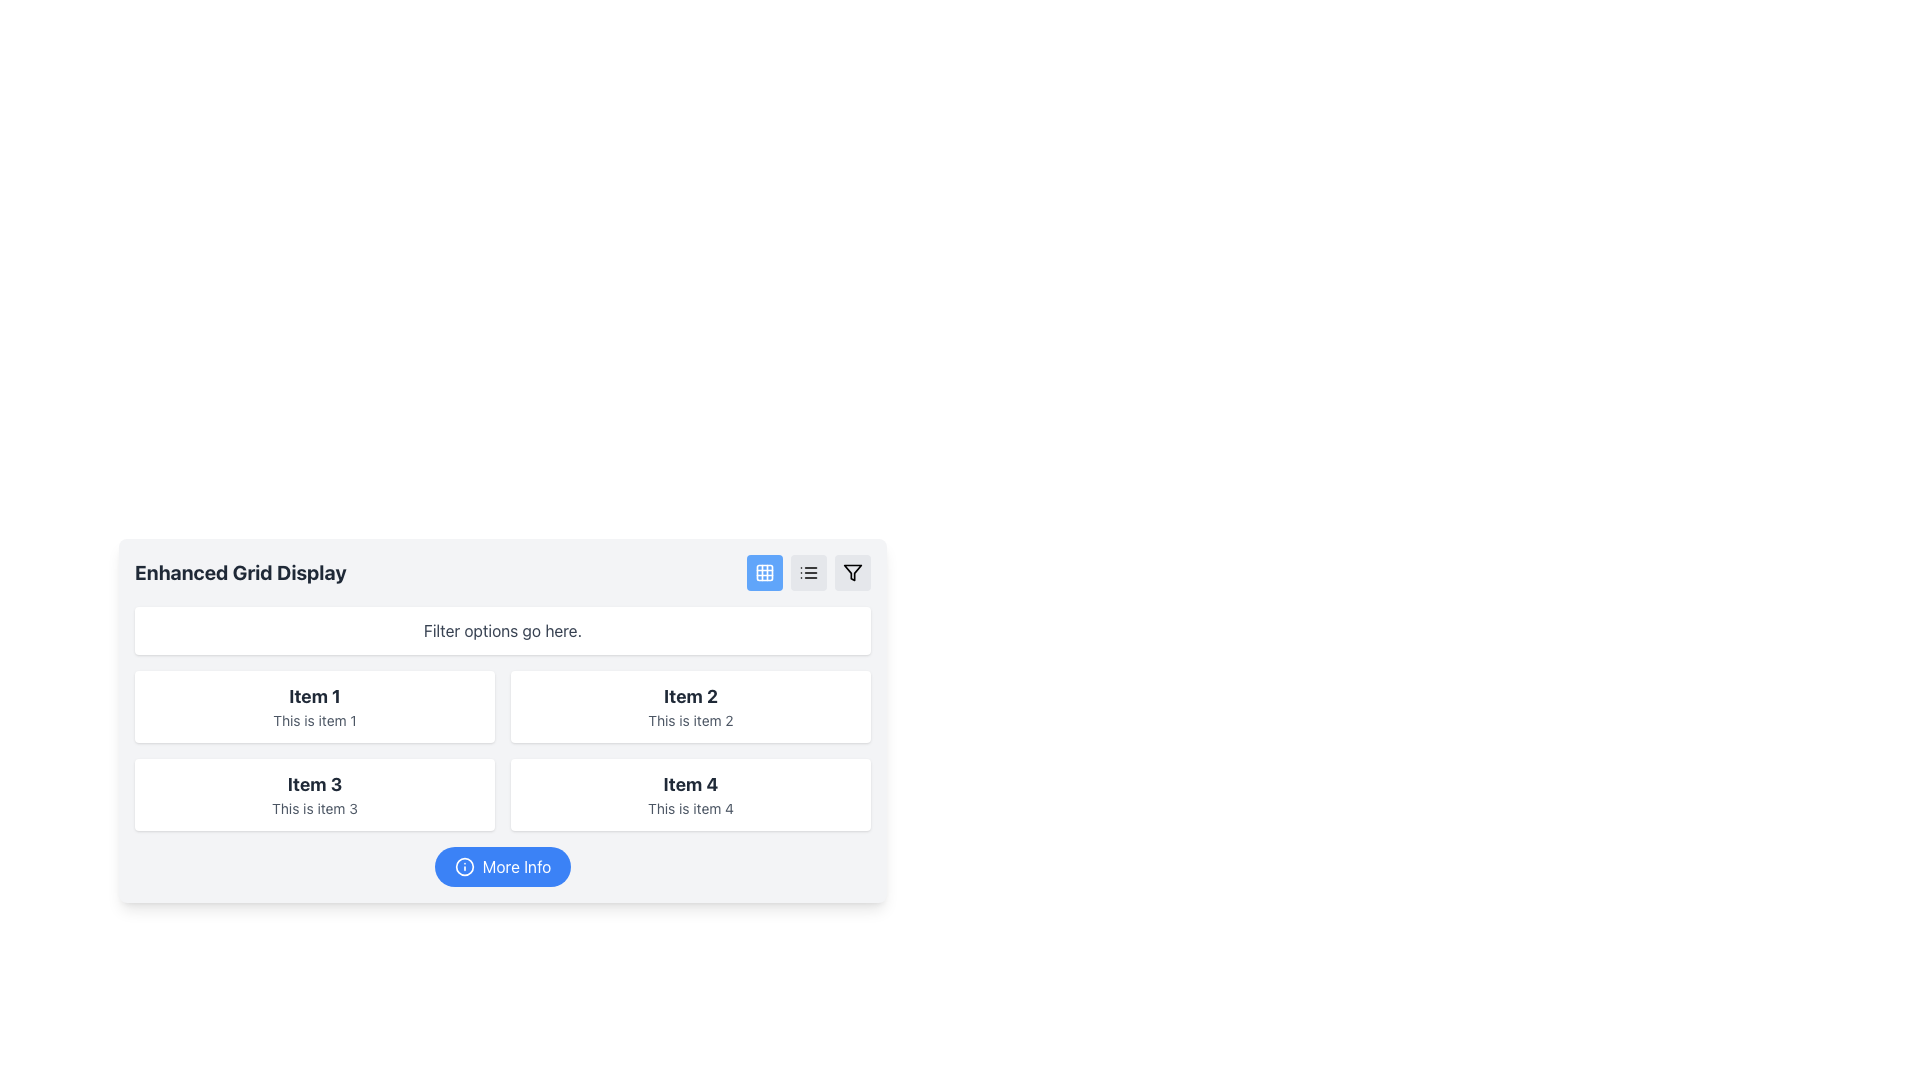  I want to click on the toggle button located in the blue rounded box toolbar, so click(763, 573).